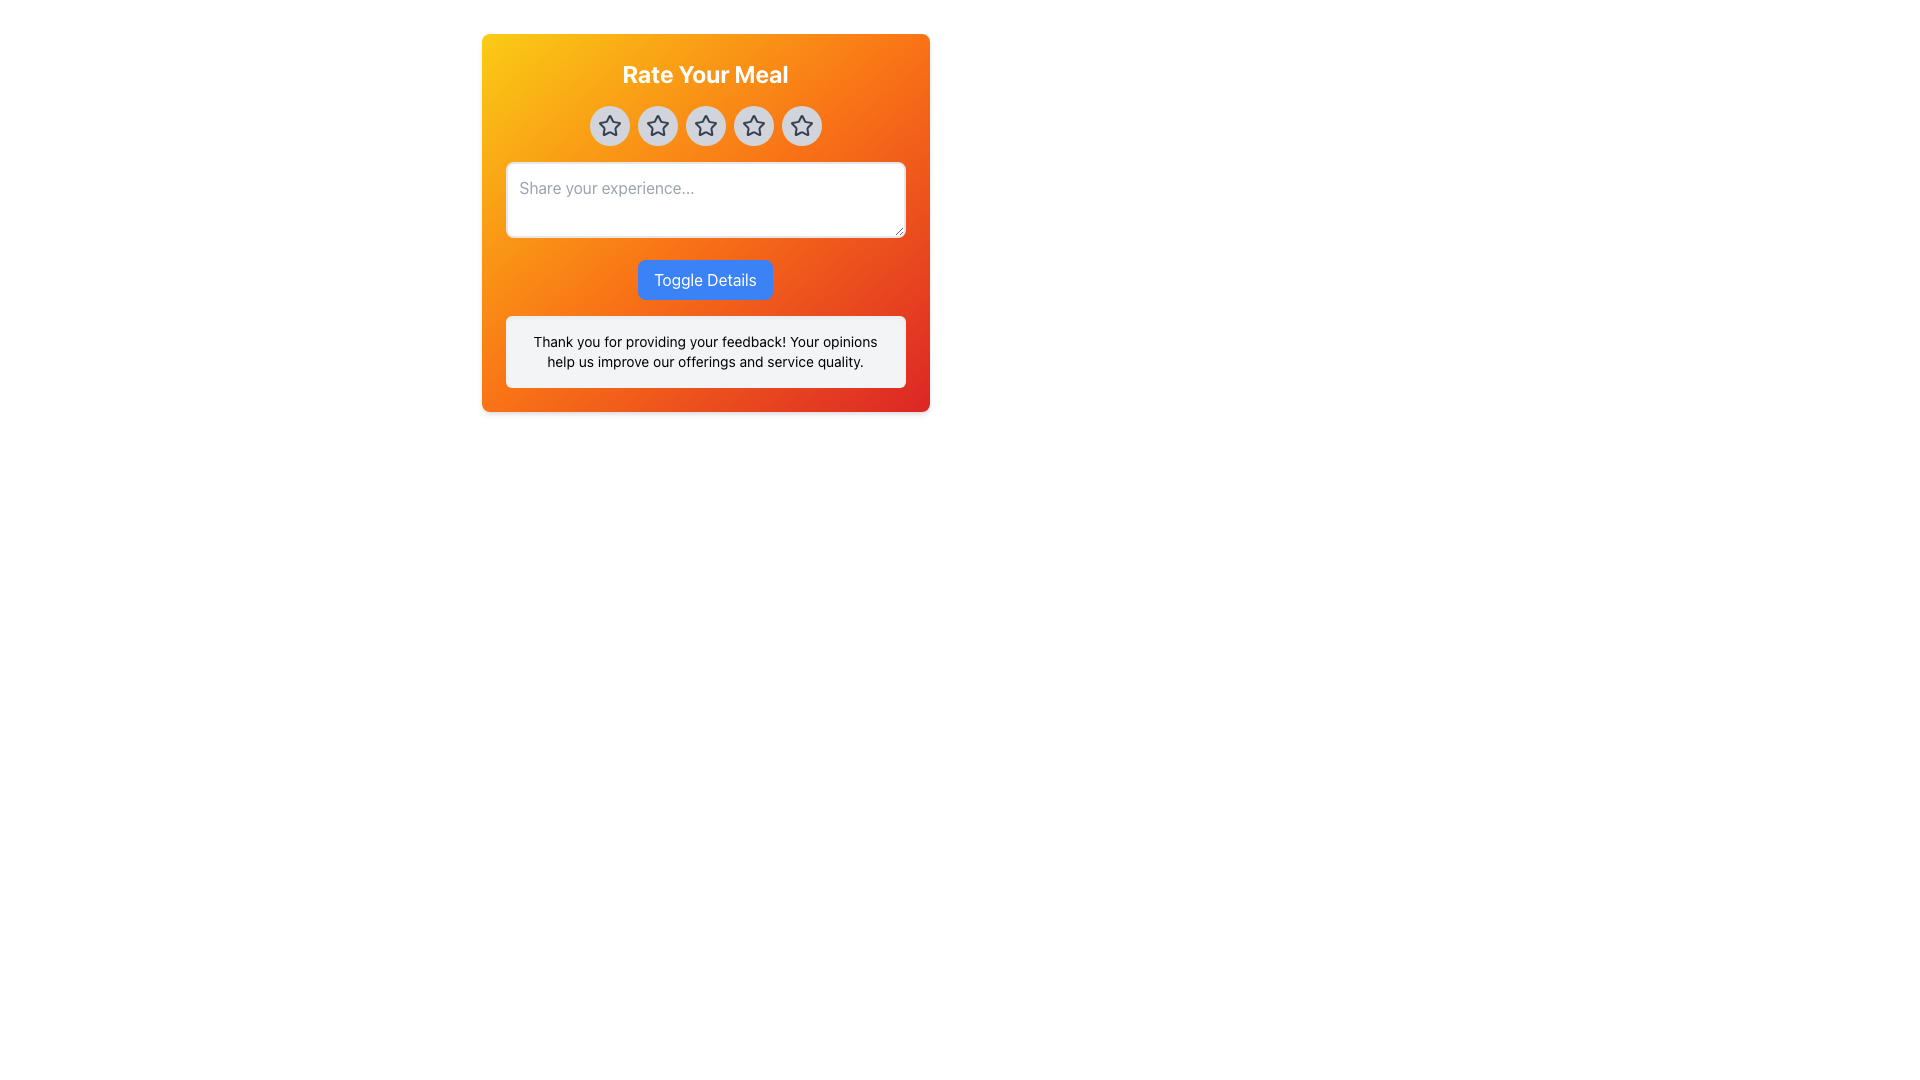  I want to click on the third star icon in the horizontal row of five rating stars to rate it, so click(752, 126).